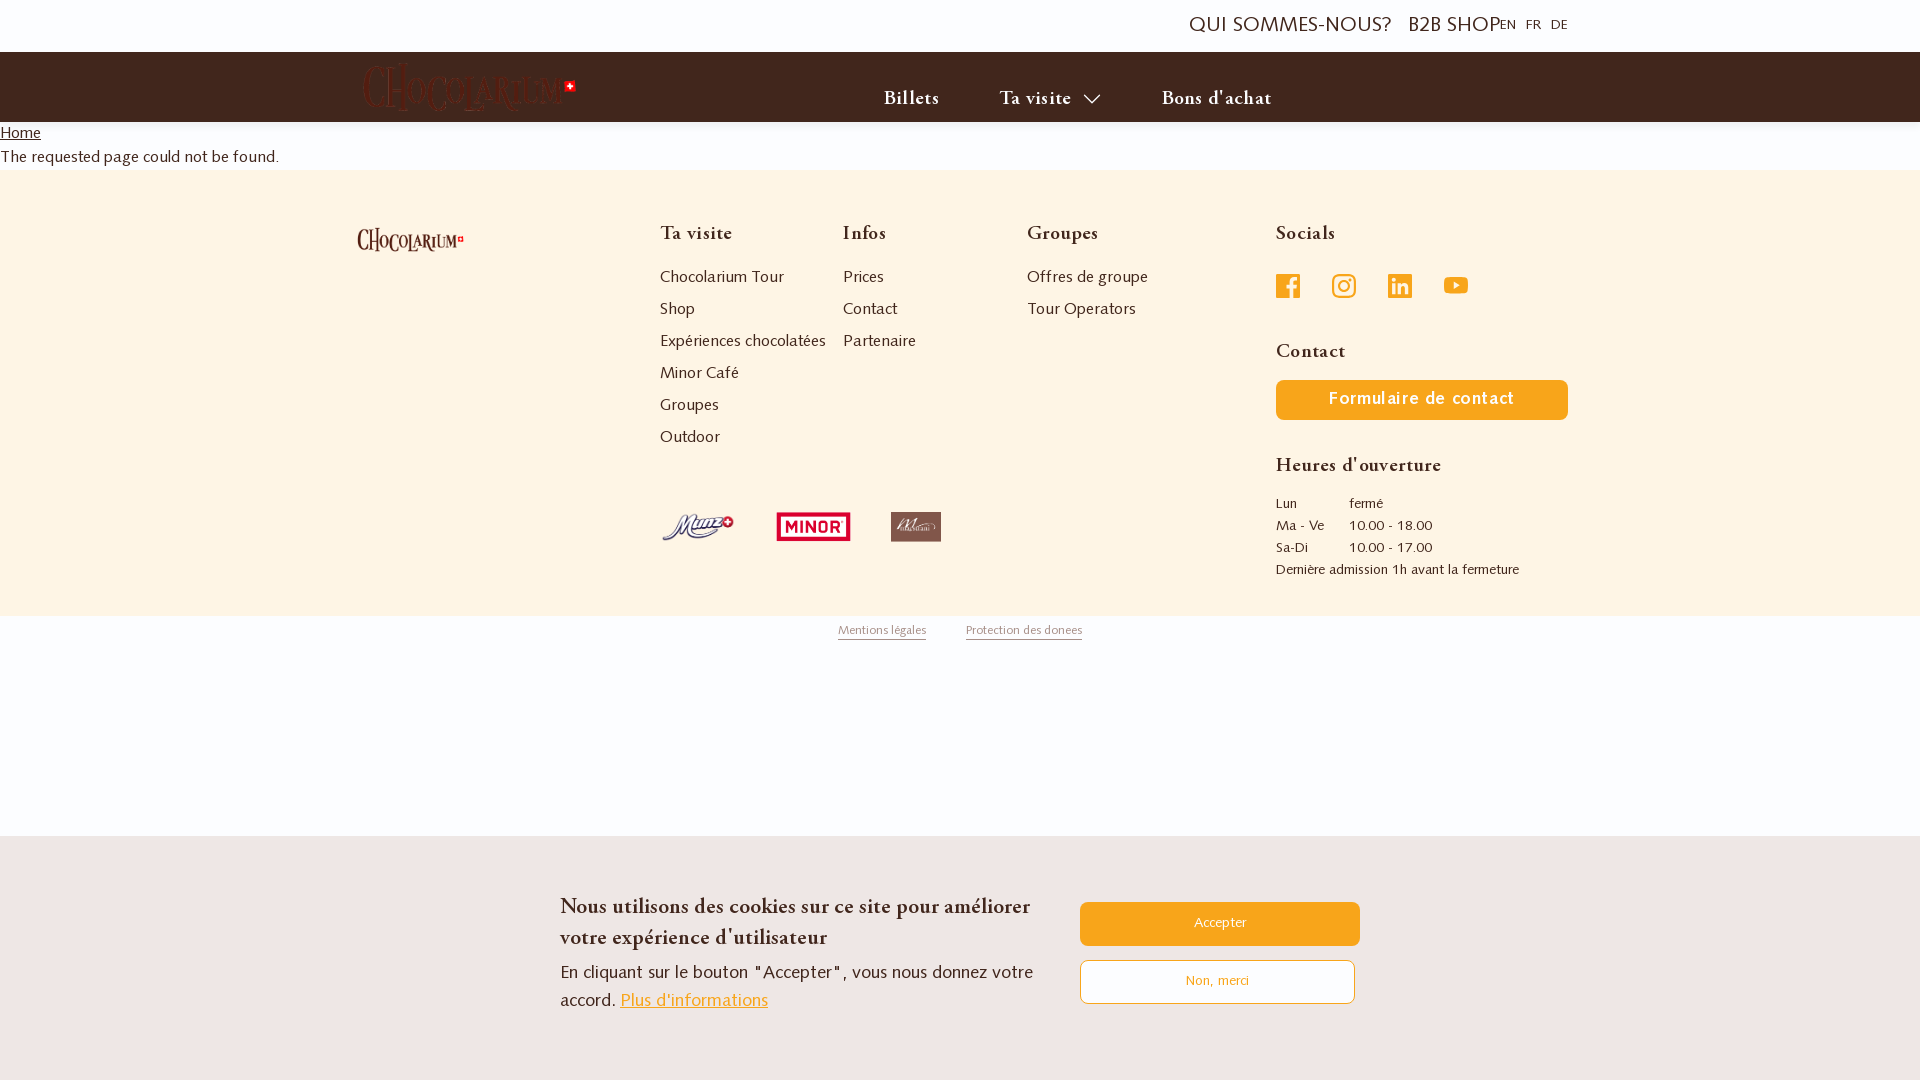 This screenshot has height=1080, width=1920. I want to click on 'Contact', so click(869, 309).